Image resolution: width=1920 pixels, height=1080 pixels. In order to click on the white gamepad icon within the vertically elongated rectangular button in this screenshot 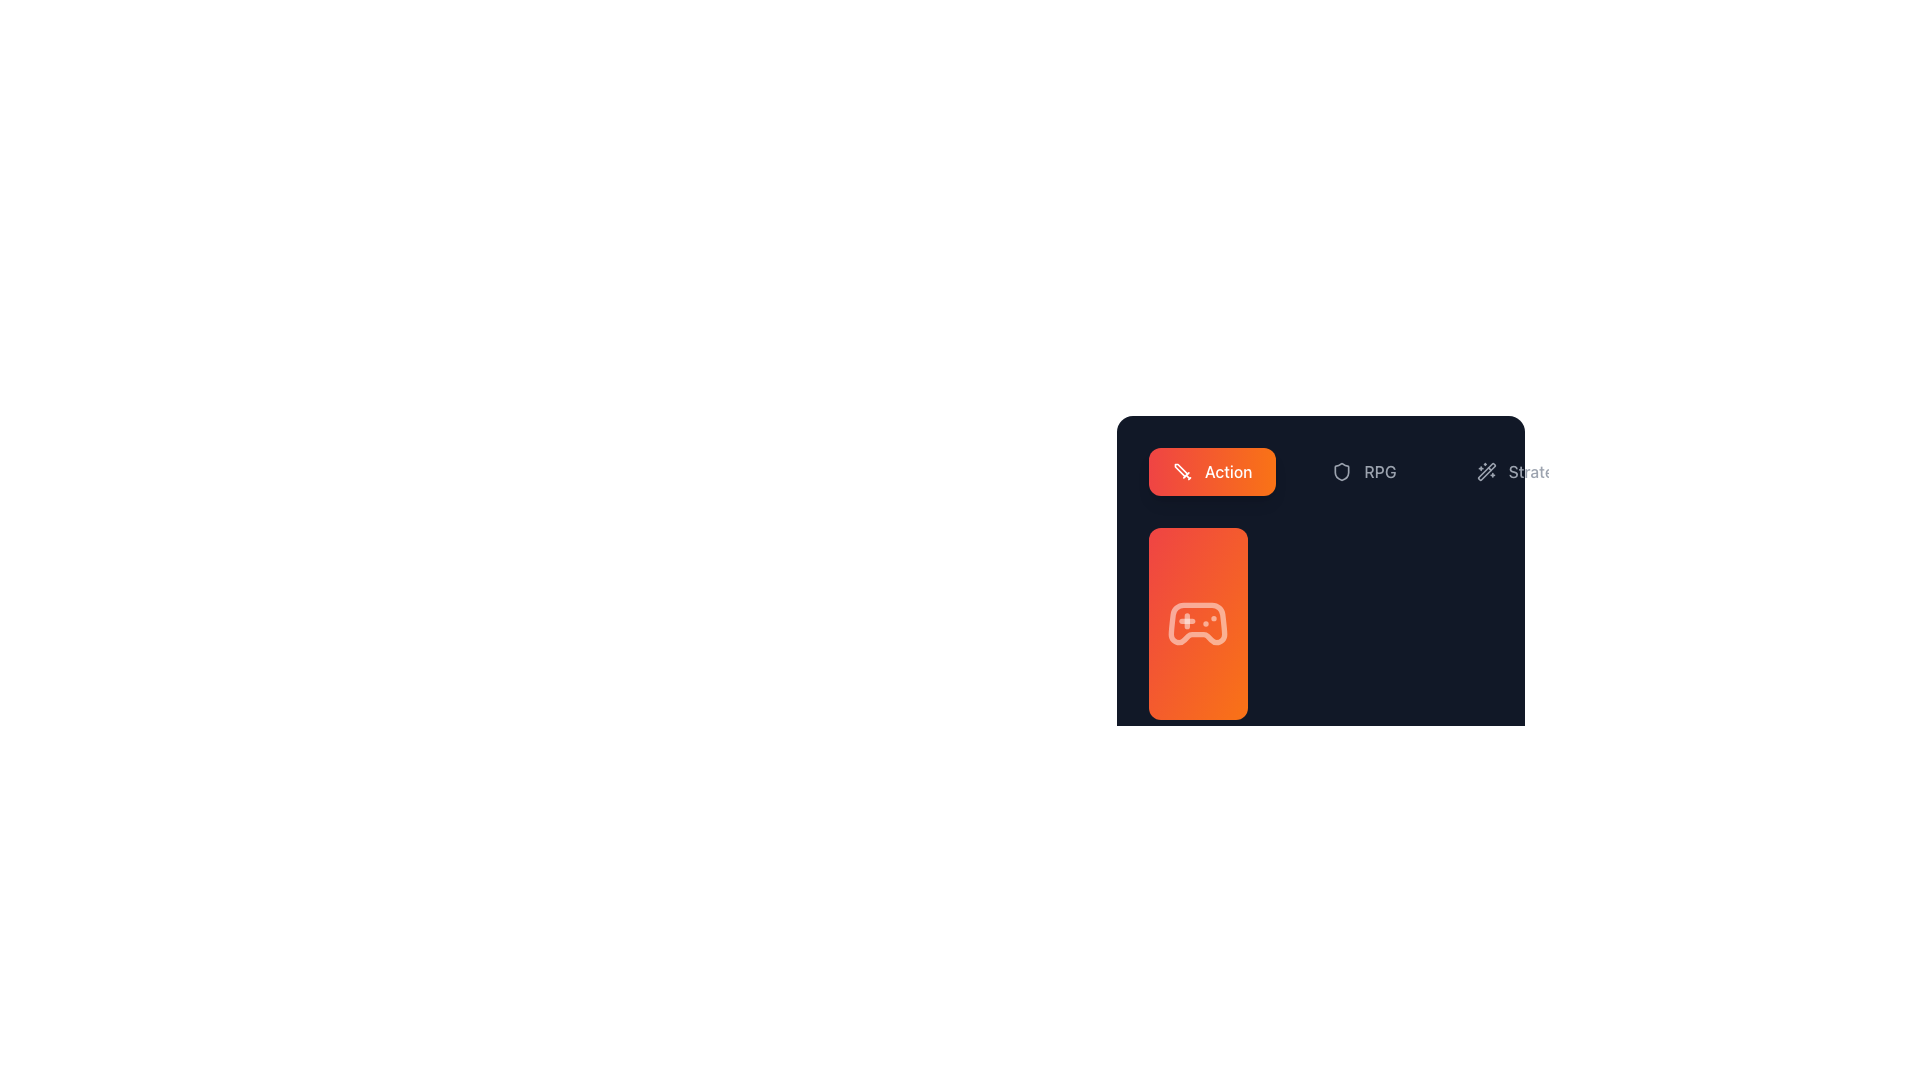, I will do `click(1198, 623)`.